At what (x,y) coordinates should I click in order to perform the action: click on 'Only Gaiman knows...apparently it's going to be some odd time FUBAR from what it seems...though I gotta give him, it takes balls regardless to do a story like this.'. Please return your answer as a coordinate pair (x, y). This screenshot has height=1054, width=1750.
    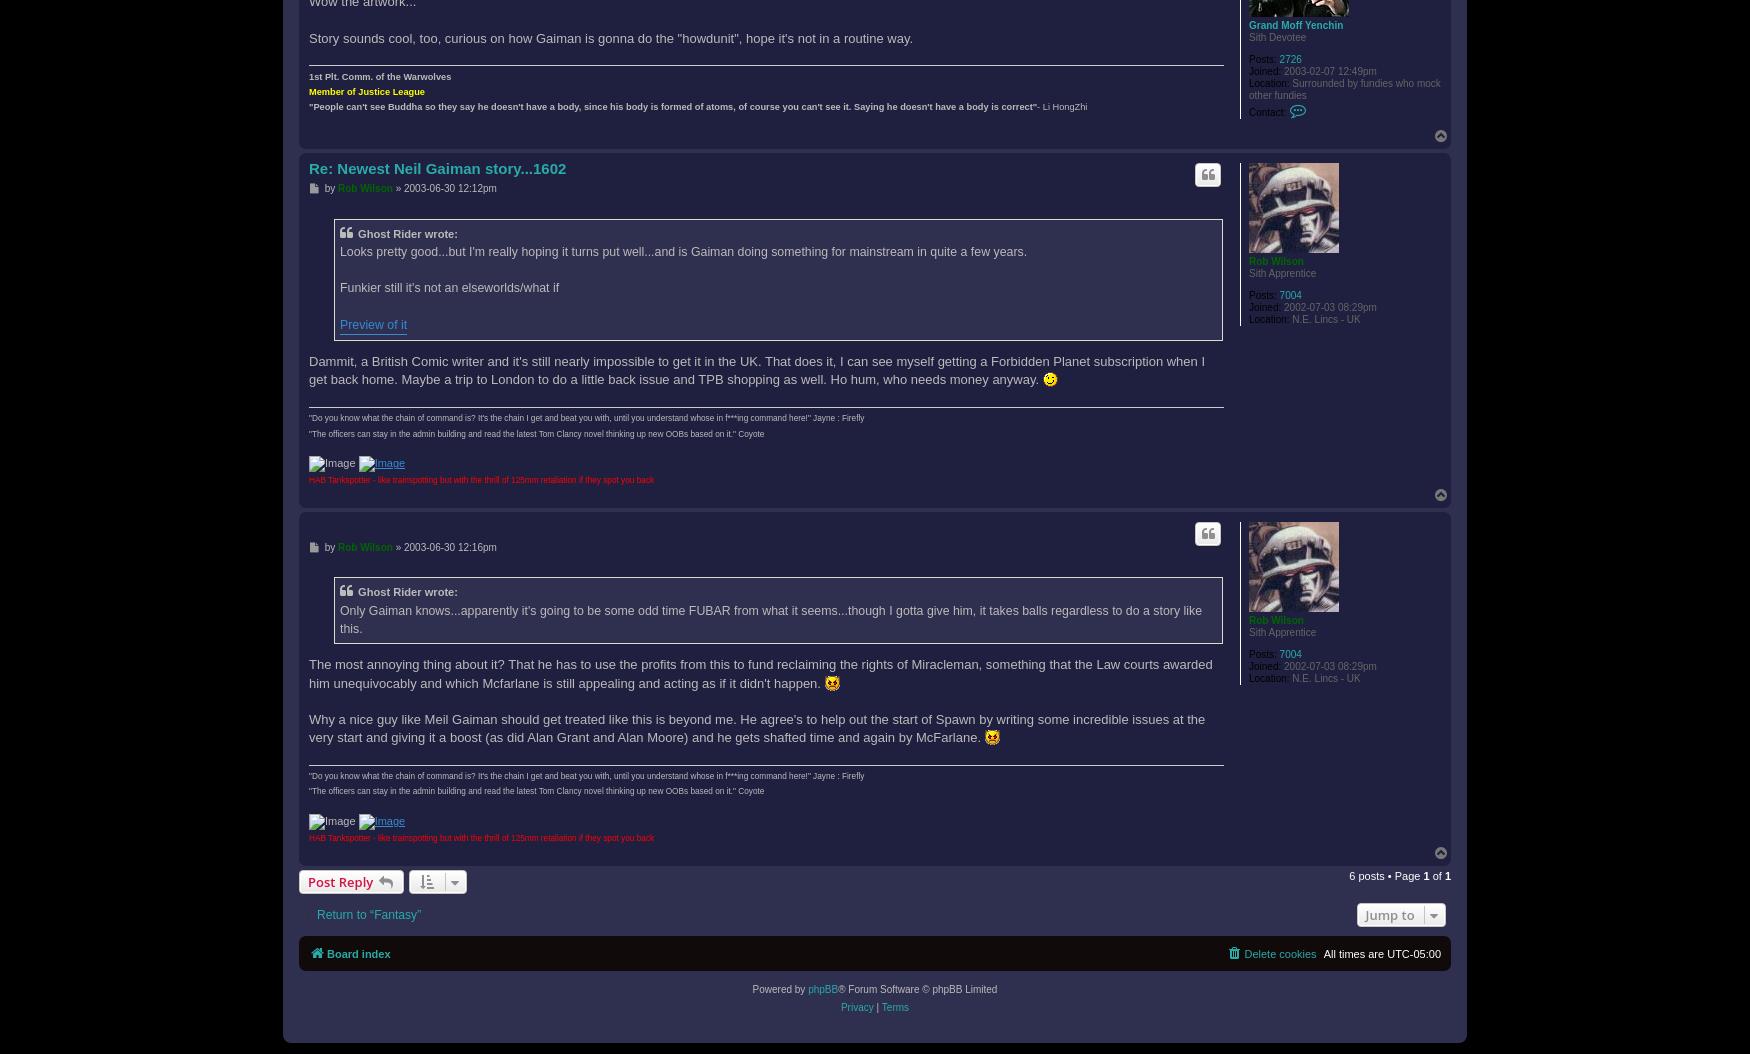
    Looking at the image, I should click on (340, 618).